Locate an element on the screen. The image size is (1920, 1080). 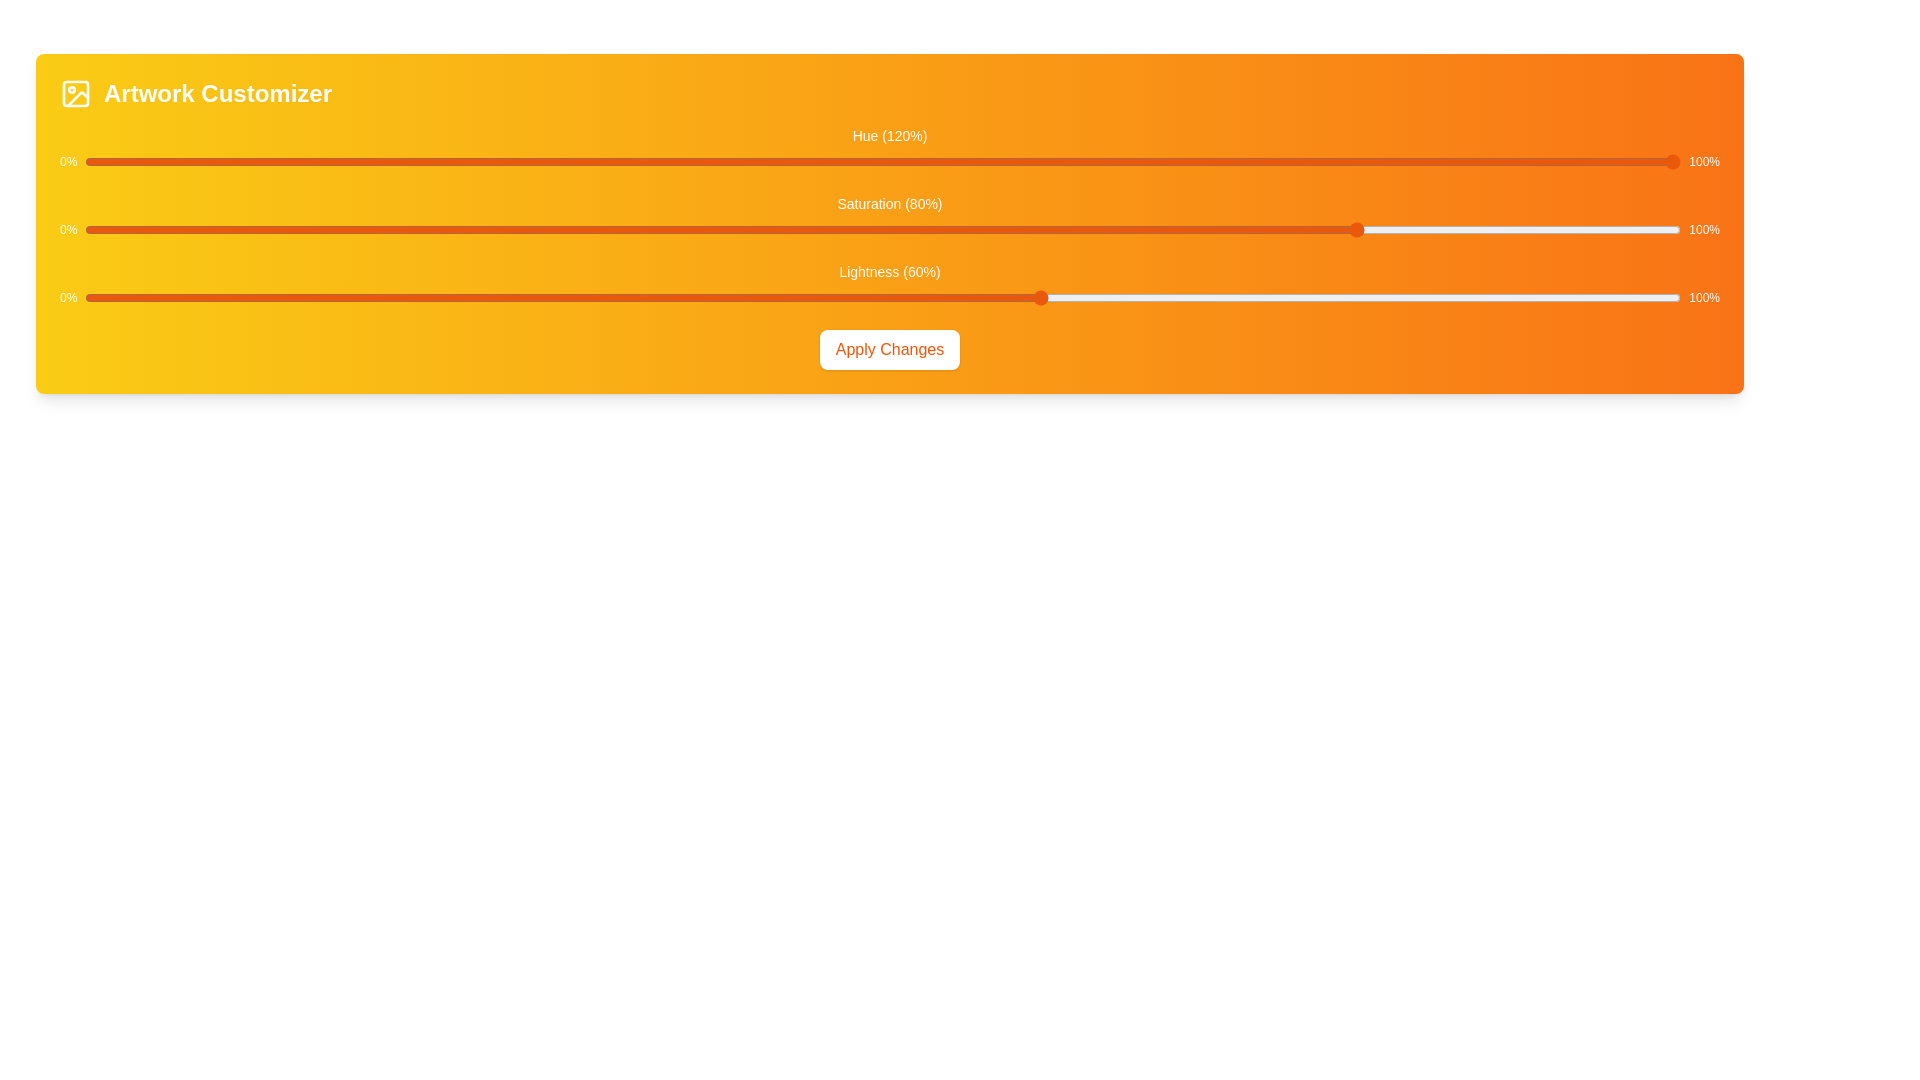
the lightness slider to 59% is located at coordinates (1027, 297).